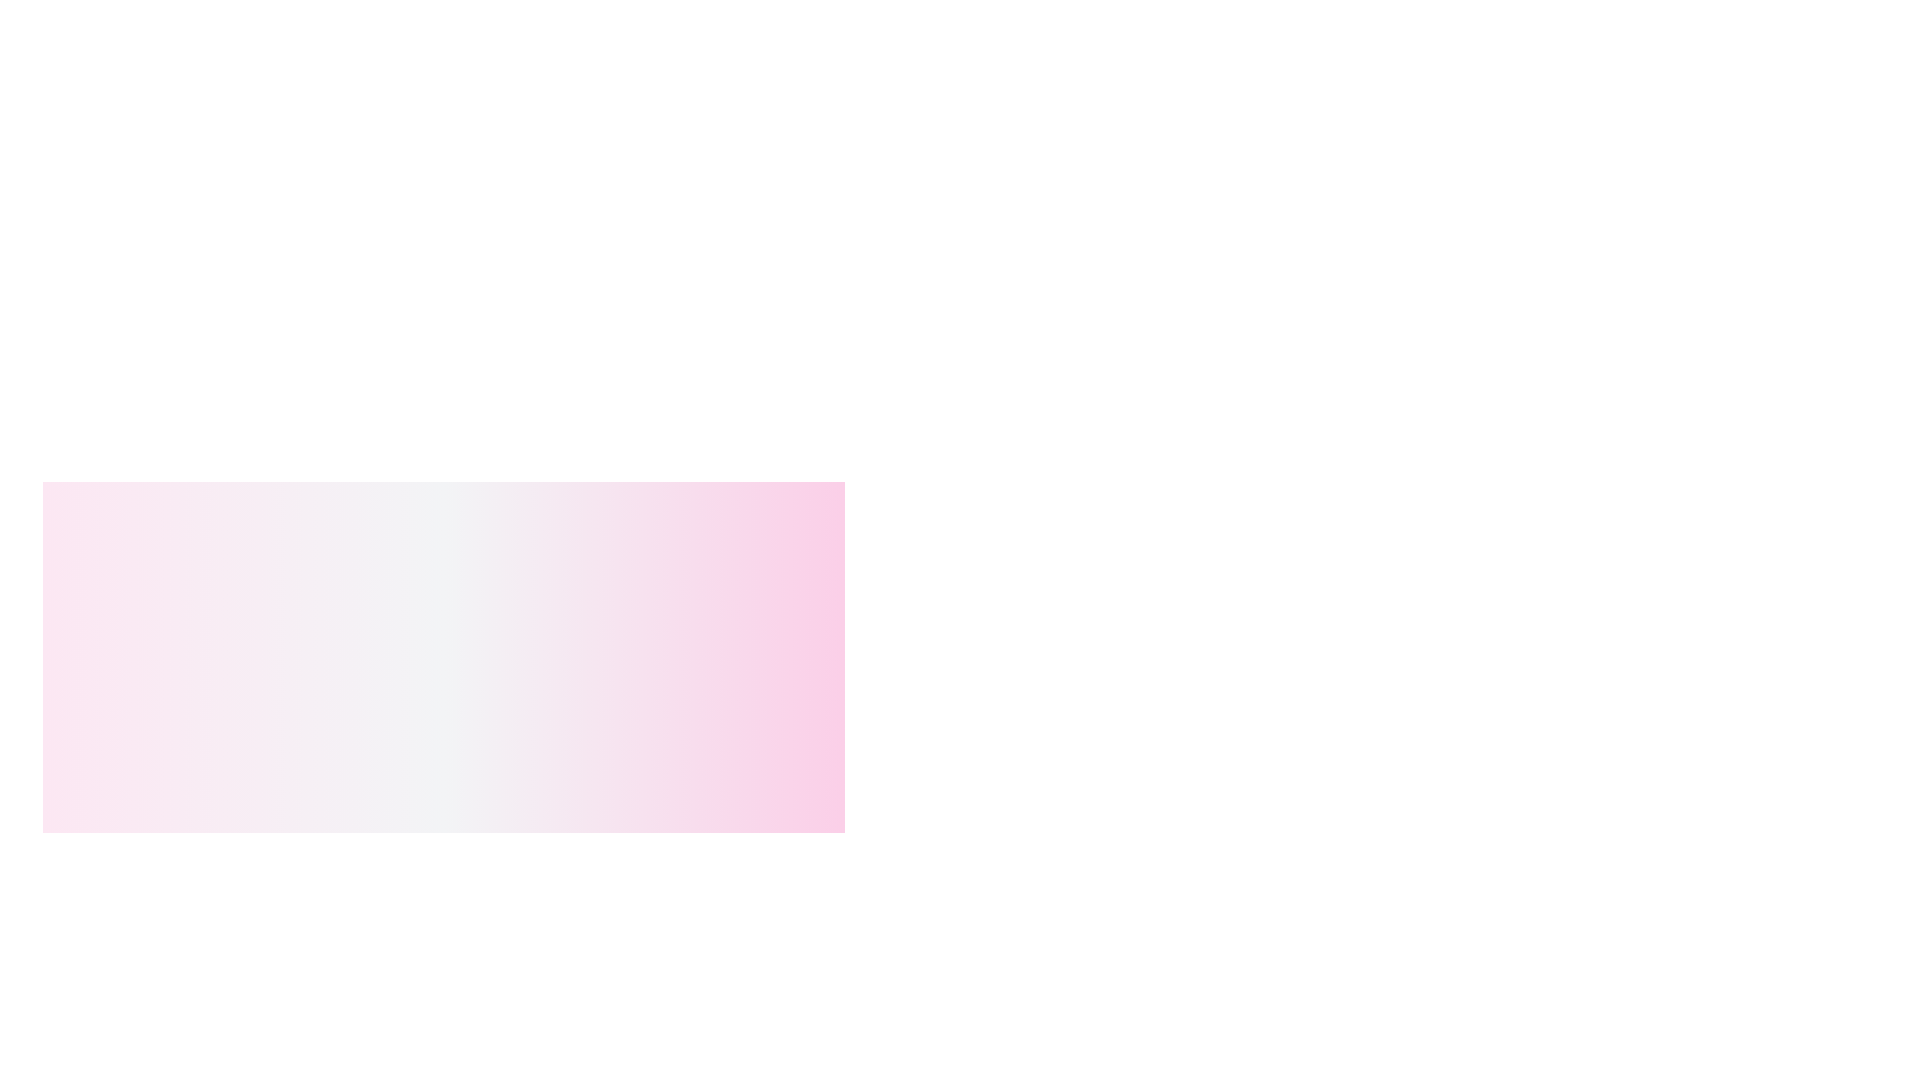 This screenshot has width=1920, height=1080. Describe the element at coordinates (443, 645) in the screenshot. I see `the center of the modal dialog with a gradient background transitioning between white and light pink` at that location.